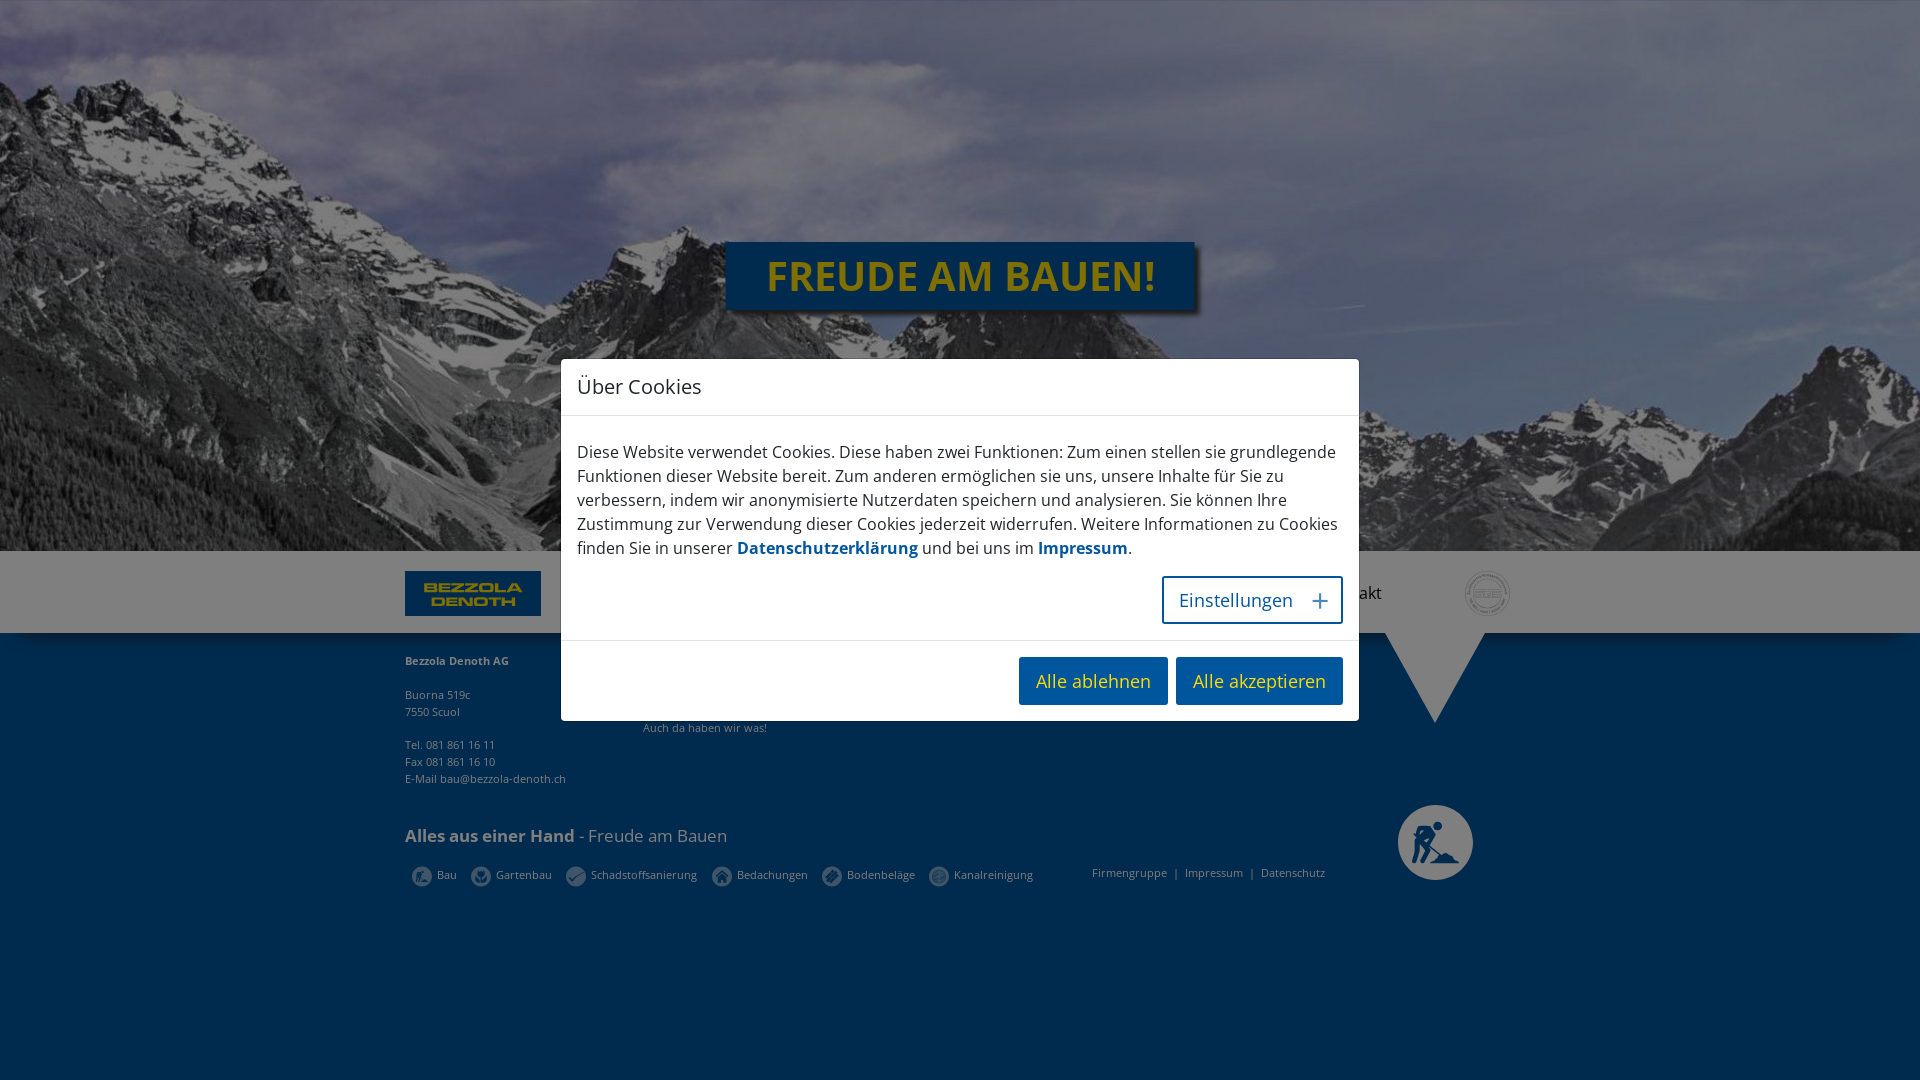 The height and width of the screenshot is (1080, 1920). What do you see at coordinates (928, 873) in the screenshot?
I see `'Kanalreinigung'` at bounding box center [928, 873].